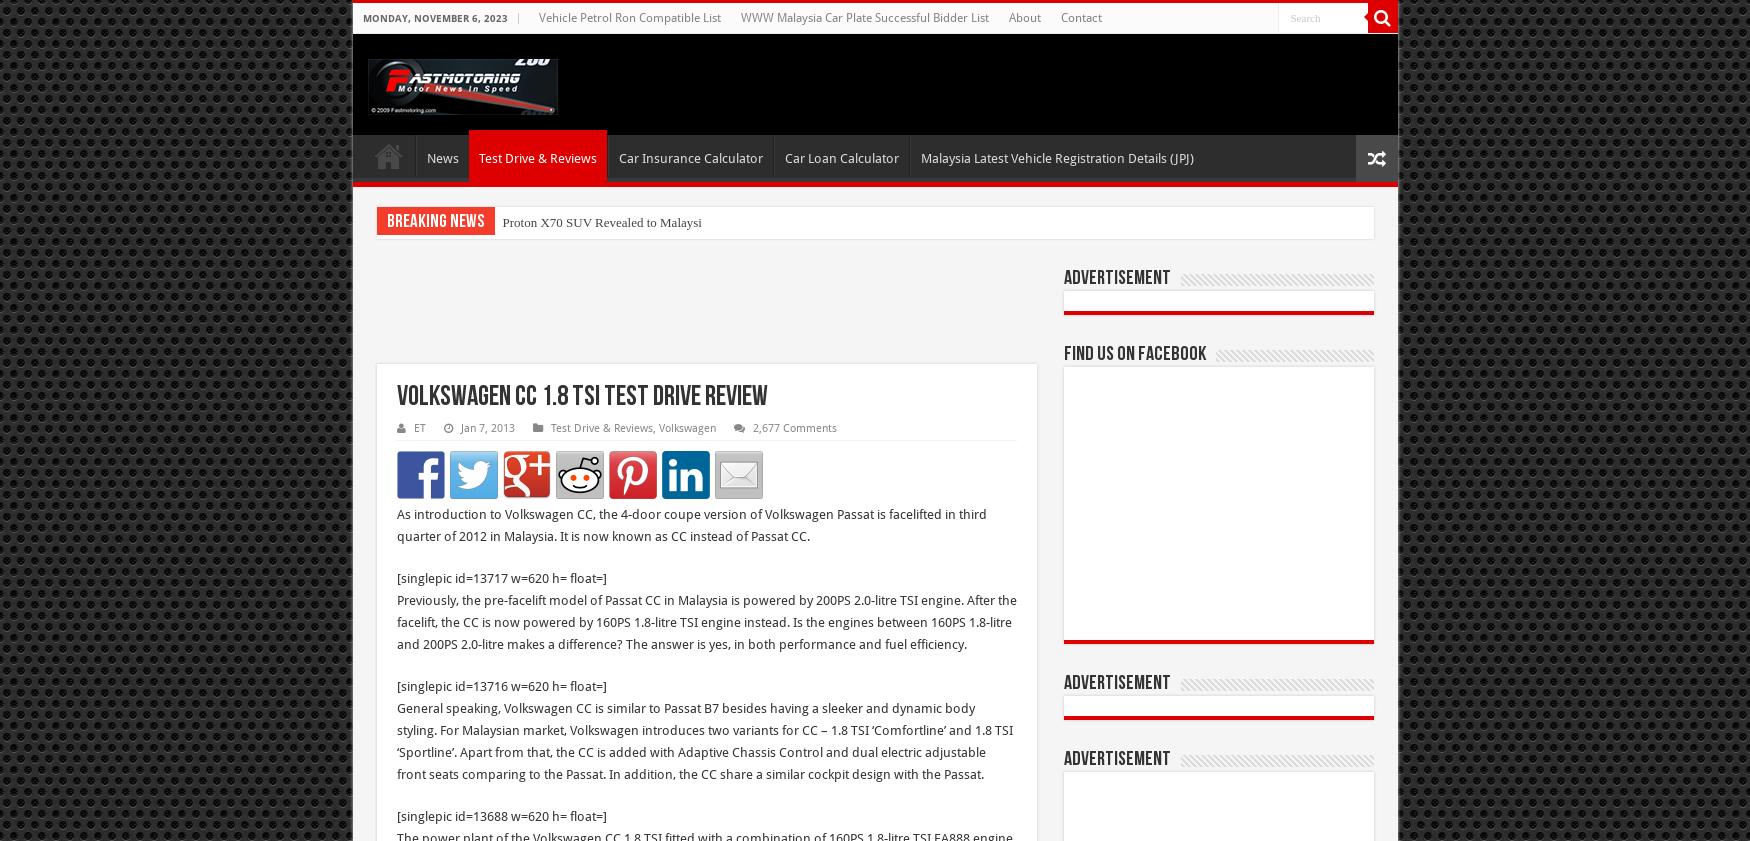 The height and width of the screenshot is (841, 1750). I want to click on 'Jan 7, 2013', so click(460, 428).